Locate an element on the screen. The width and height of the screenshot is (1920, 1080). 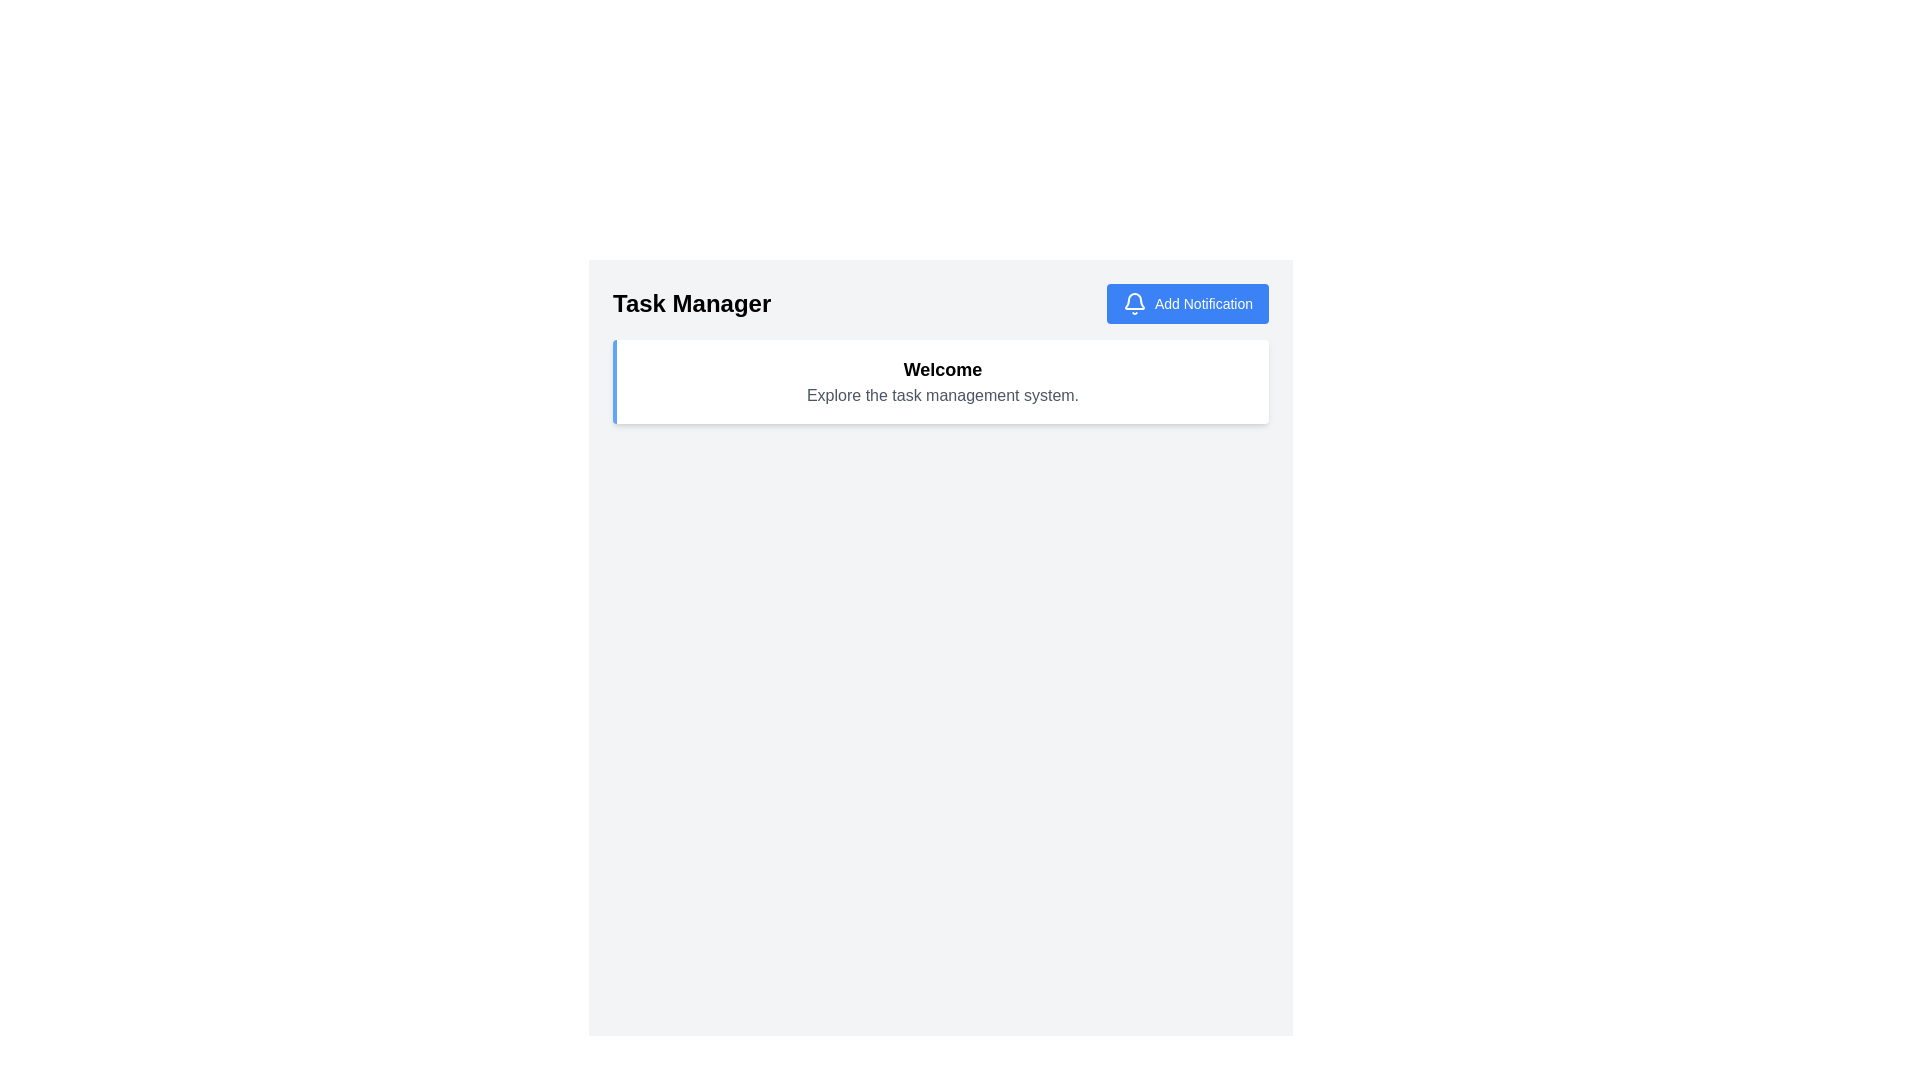
the 'Welcome' text block to check for interactivity, which is a prominent white rectangular box with a blue left border located below the 'Task Manager' heading is located at coordinates (939, 381).